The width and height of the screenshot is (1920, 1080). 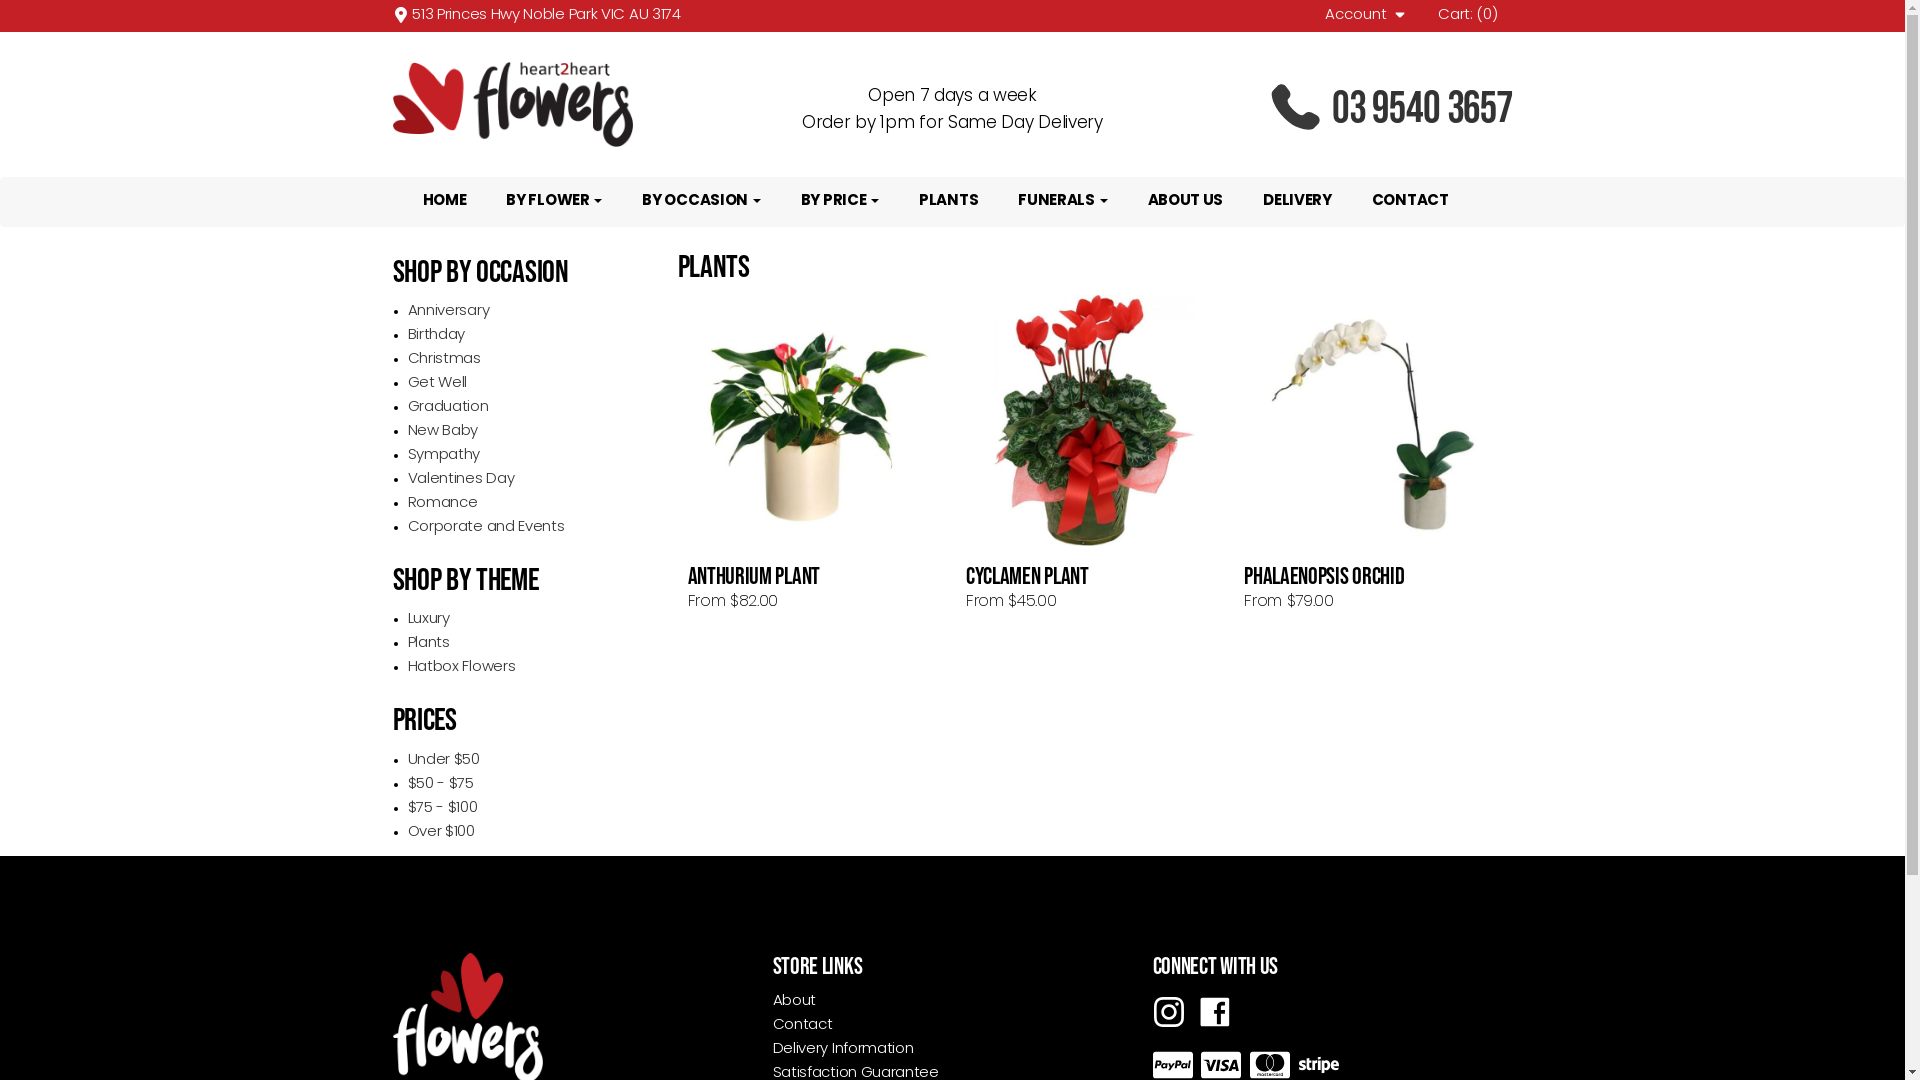 I want to click on 'Cart: (0)', so click(x=1437, y=15).